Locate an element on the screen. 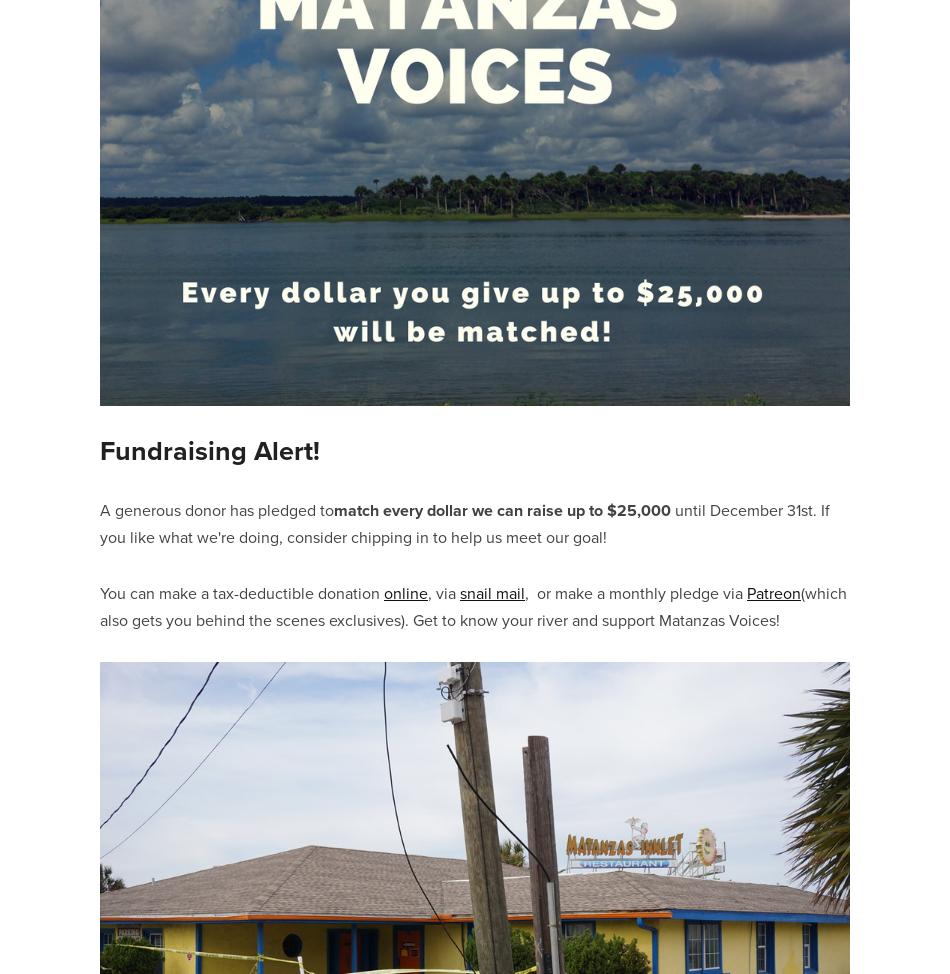  'online' is located at coordinates (405, 591).